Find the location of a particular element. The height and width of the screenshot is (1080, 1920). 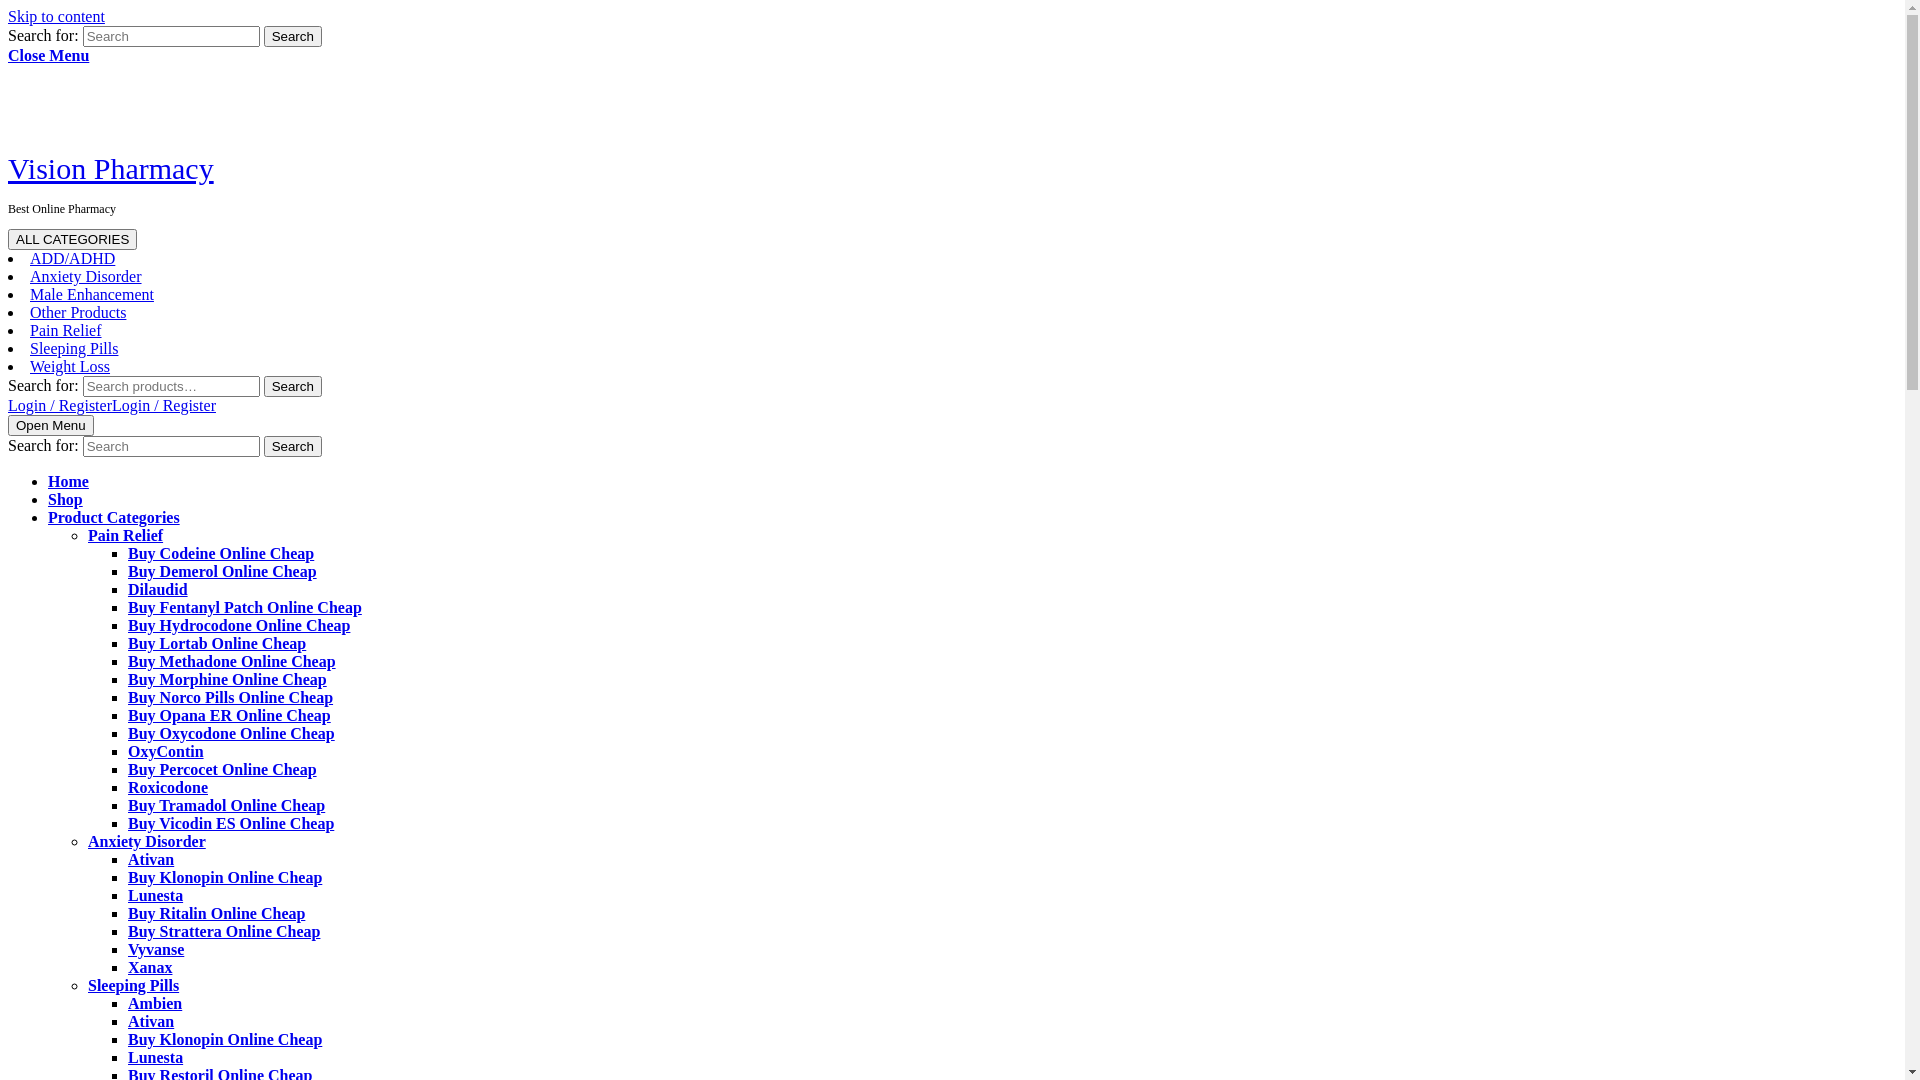

'OxyContin' is located at coordinates (166, 751).